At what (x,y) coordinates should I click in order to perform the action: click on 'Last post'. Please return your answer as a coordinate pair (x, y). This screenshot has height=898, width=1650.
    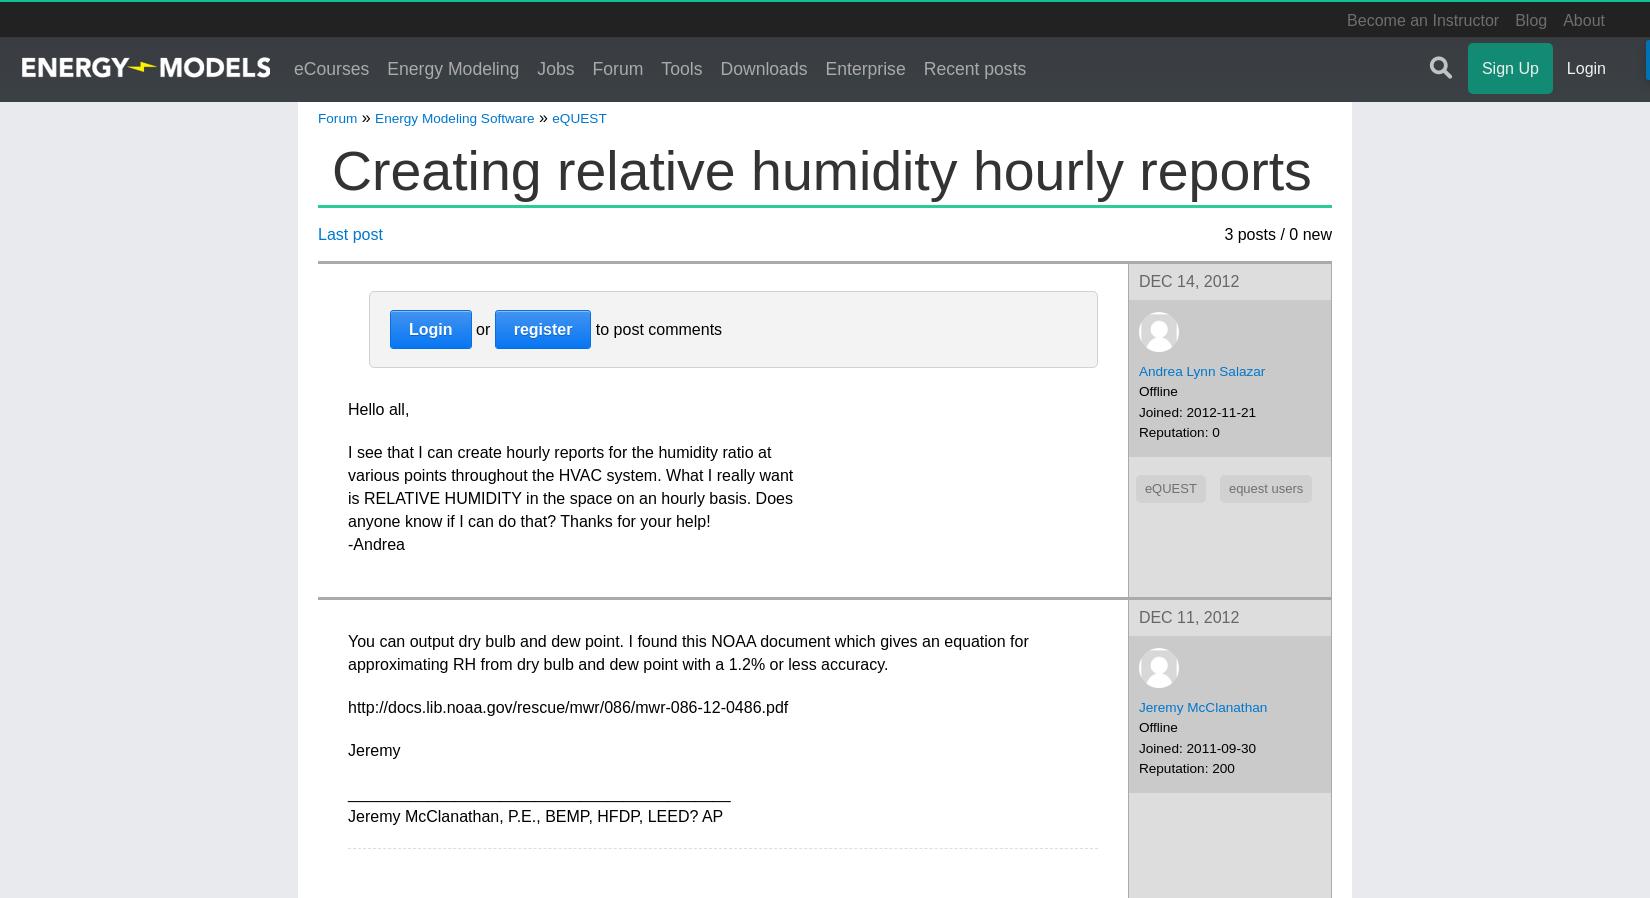
    Looking at the image, I should click on (349, 234).